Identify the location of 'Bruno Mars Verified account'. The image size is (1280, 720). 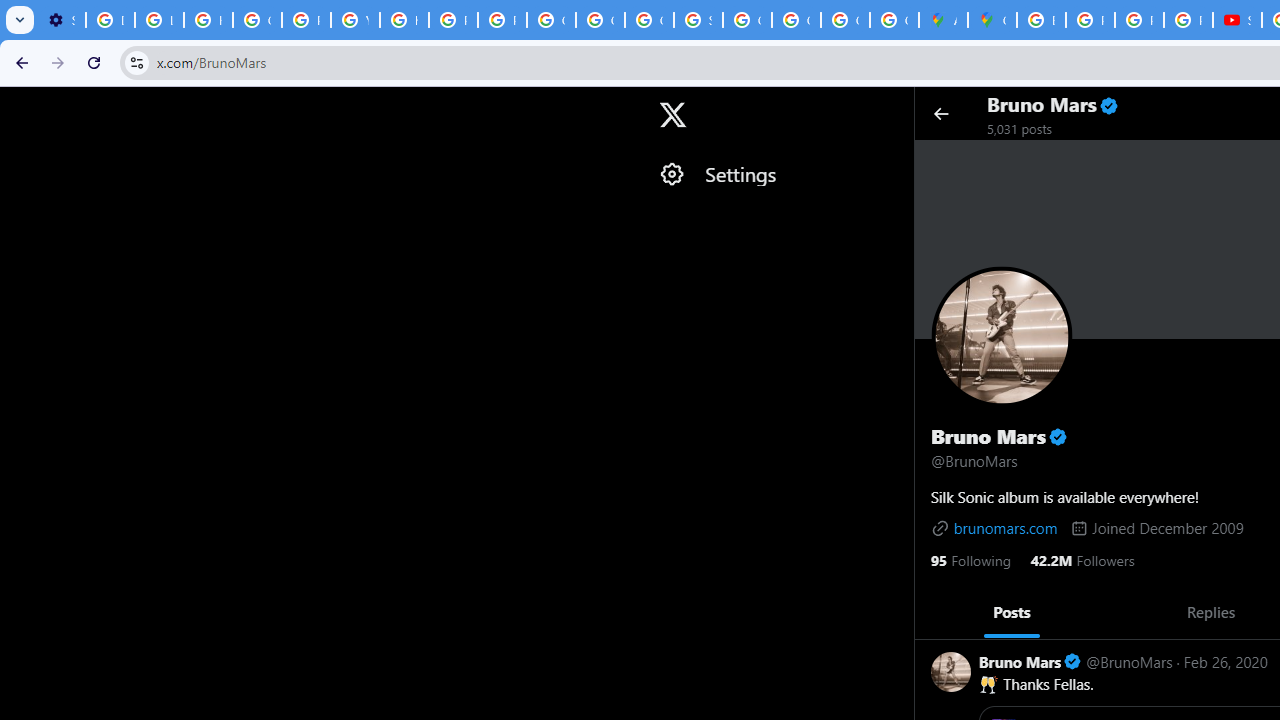
(1030, 661).